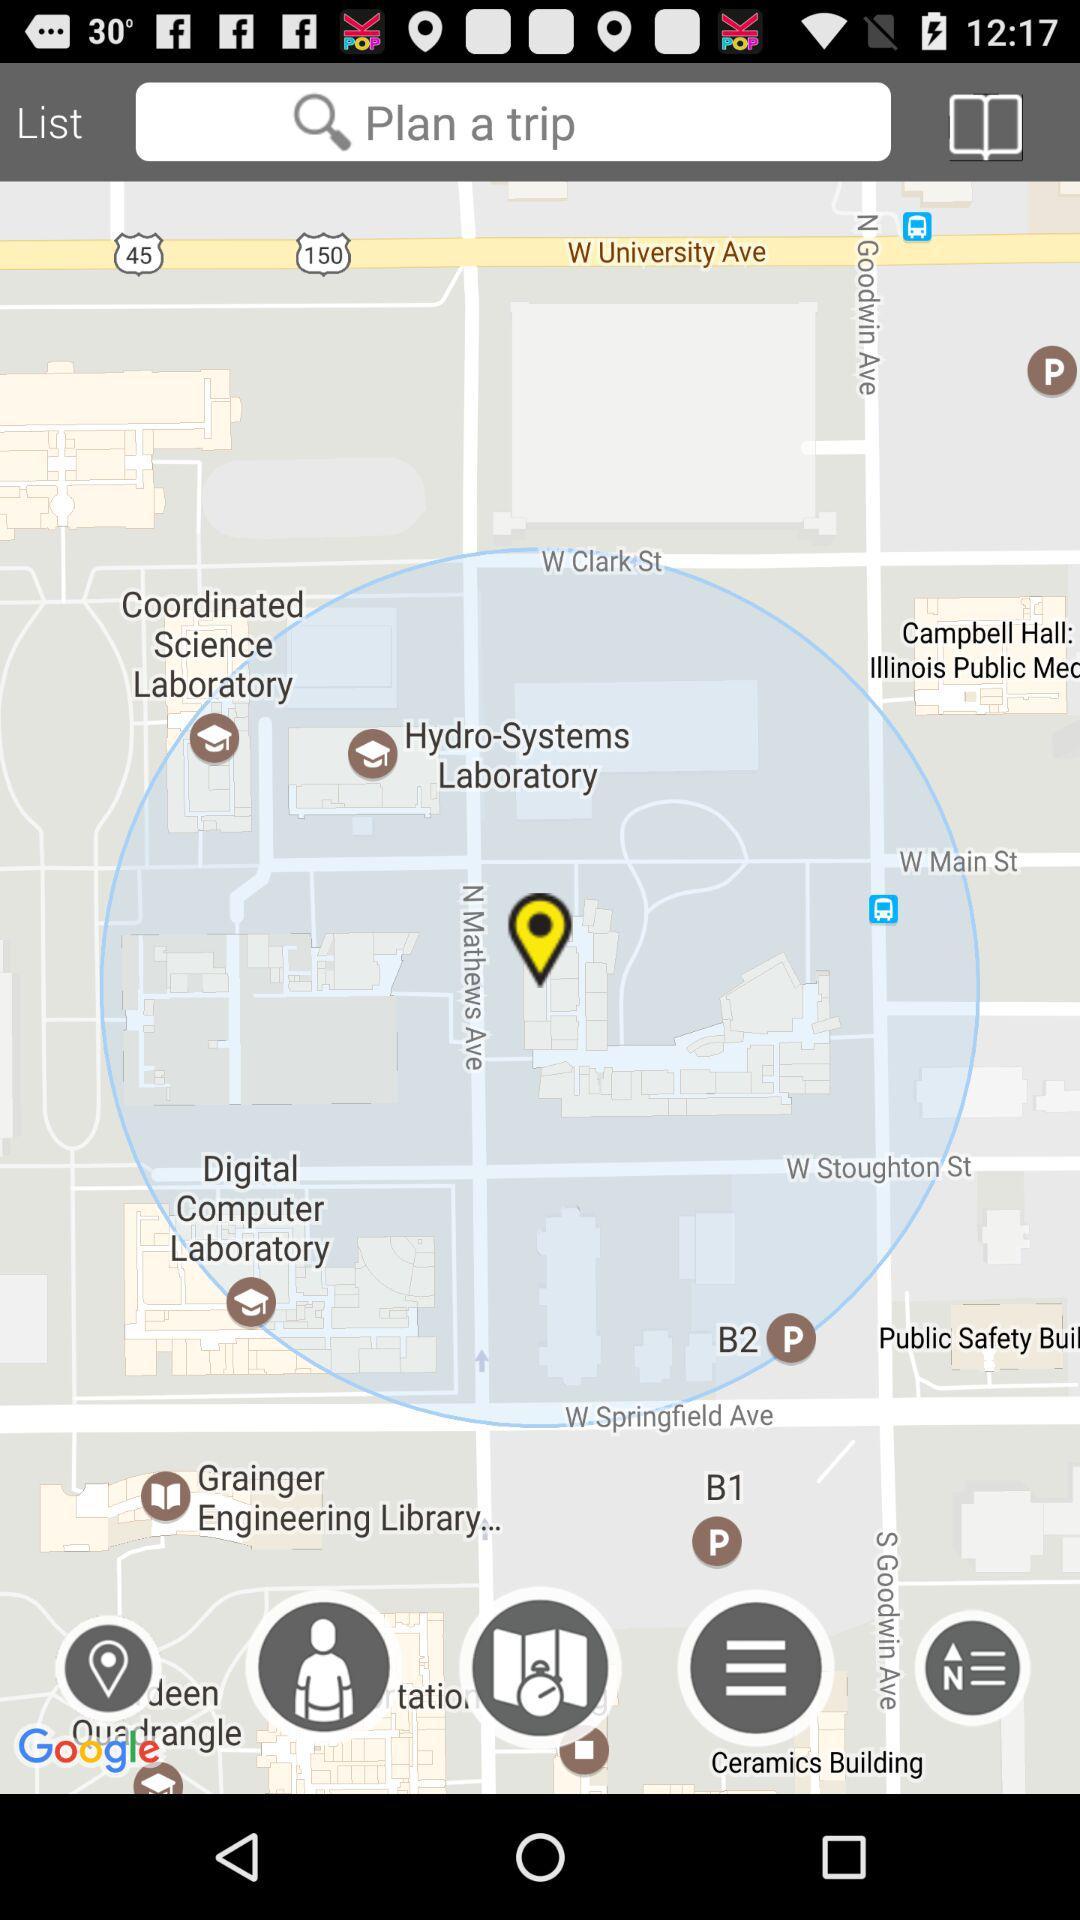 Image resolution: width=1080 pixels, height=1920 pixels. Describe the element at coordinates (66, 121) in the screenshot. I see `the icon at the top left corner` at that location.